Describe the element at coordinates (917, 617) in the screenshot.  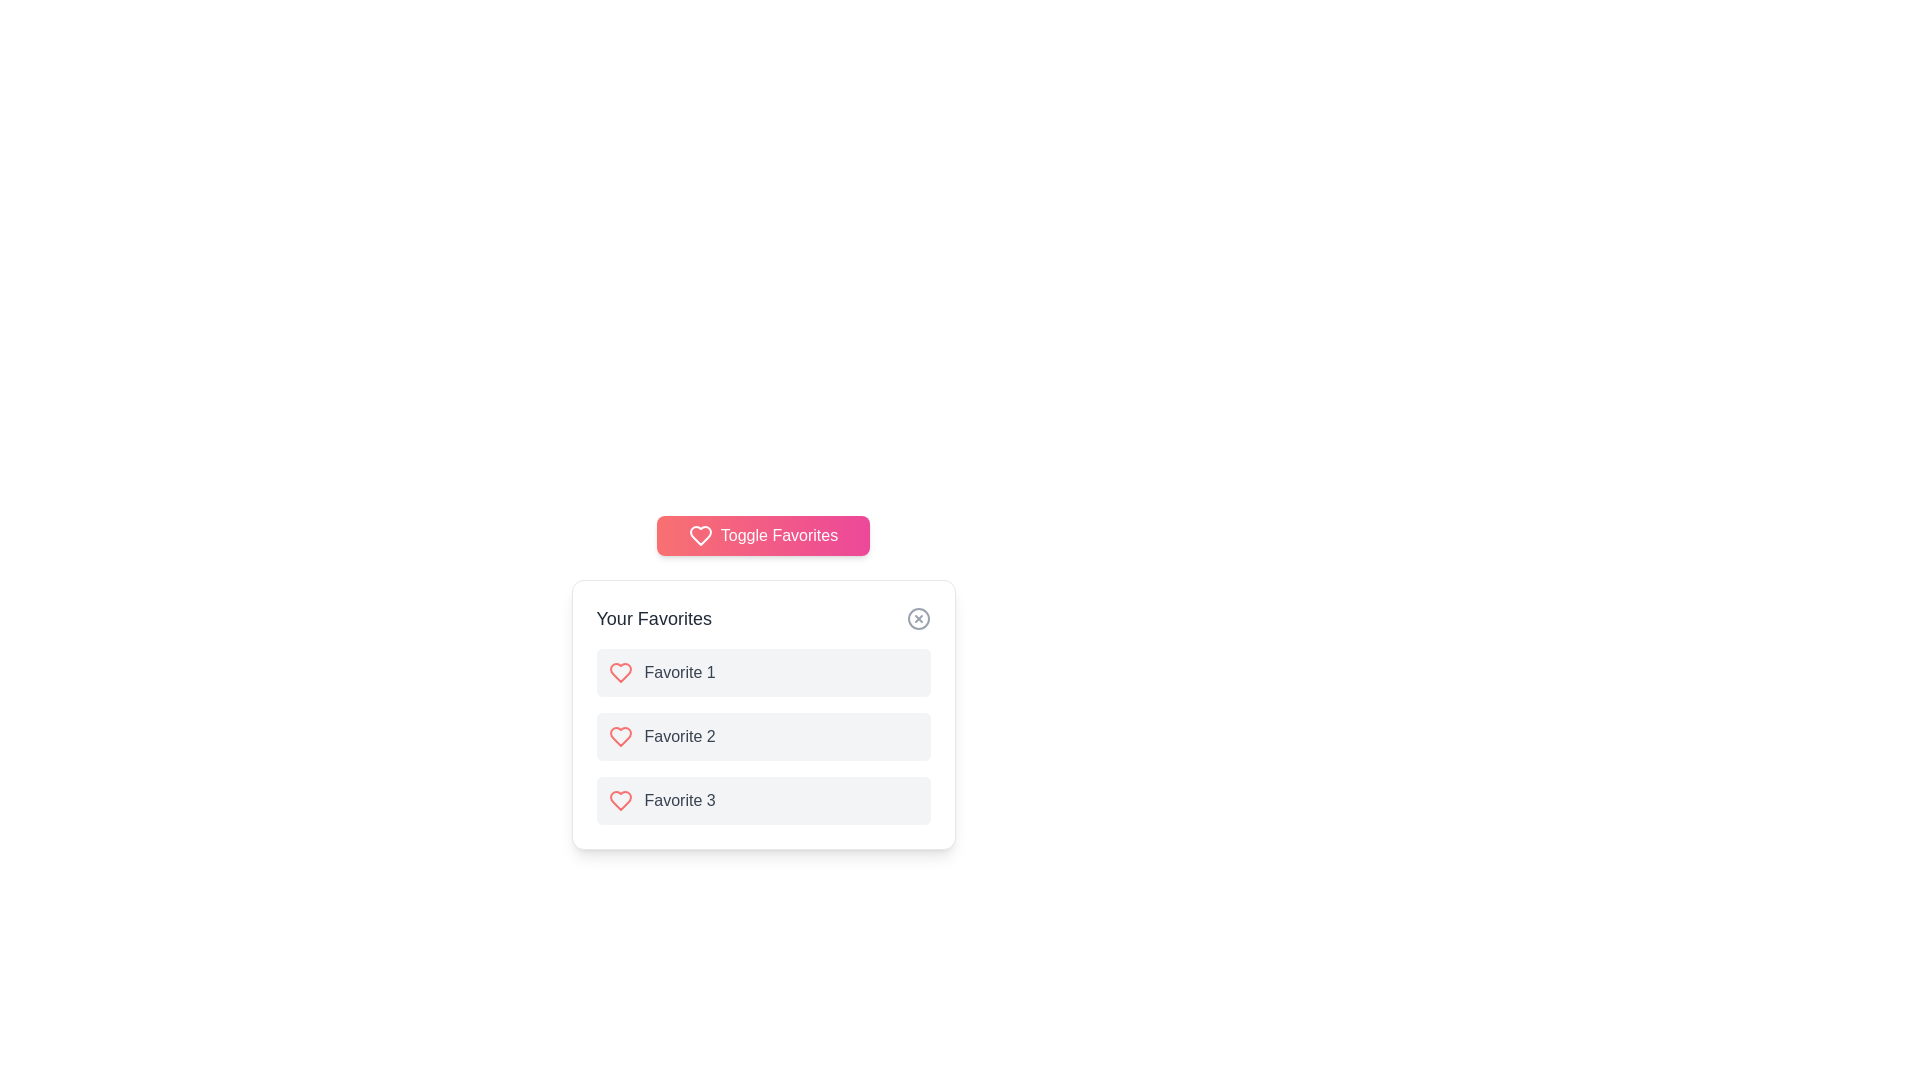
I see `the circular decorative element of the close-button icon located at the top-right corner of the favorites list to perform the close action` at that location.